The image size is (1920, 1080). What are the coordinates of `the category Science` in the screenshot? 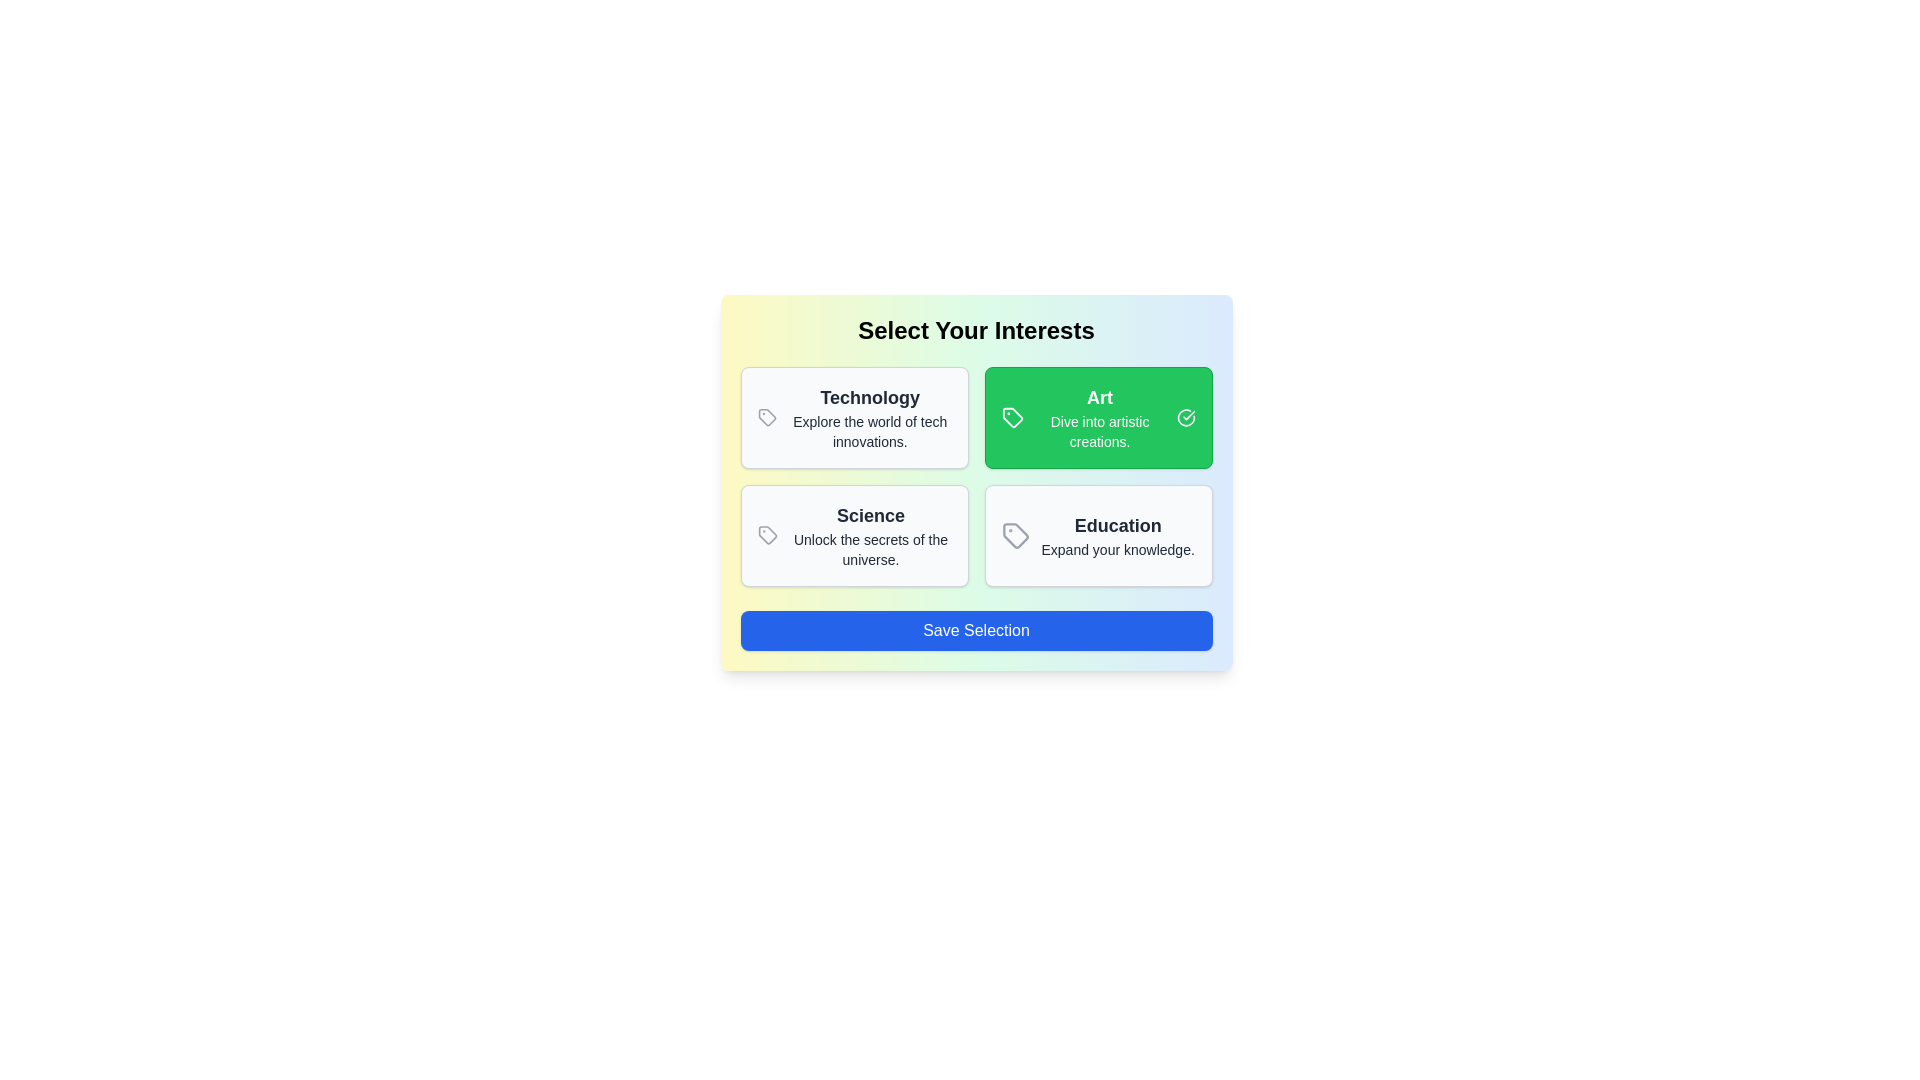 It's located at (854, 535).